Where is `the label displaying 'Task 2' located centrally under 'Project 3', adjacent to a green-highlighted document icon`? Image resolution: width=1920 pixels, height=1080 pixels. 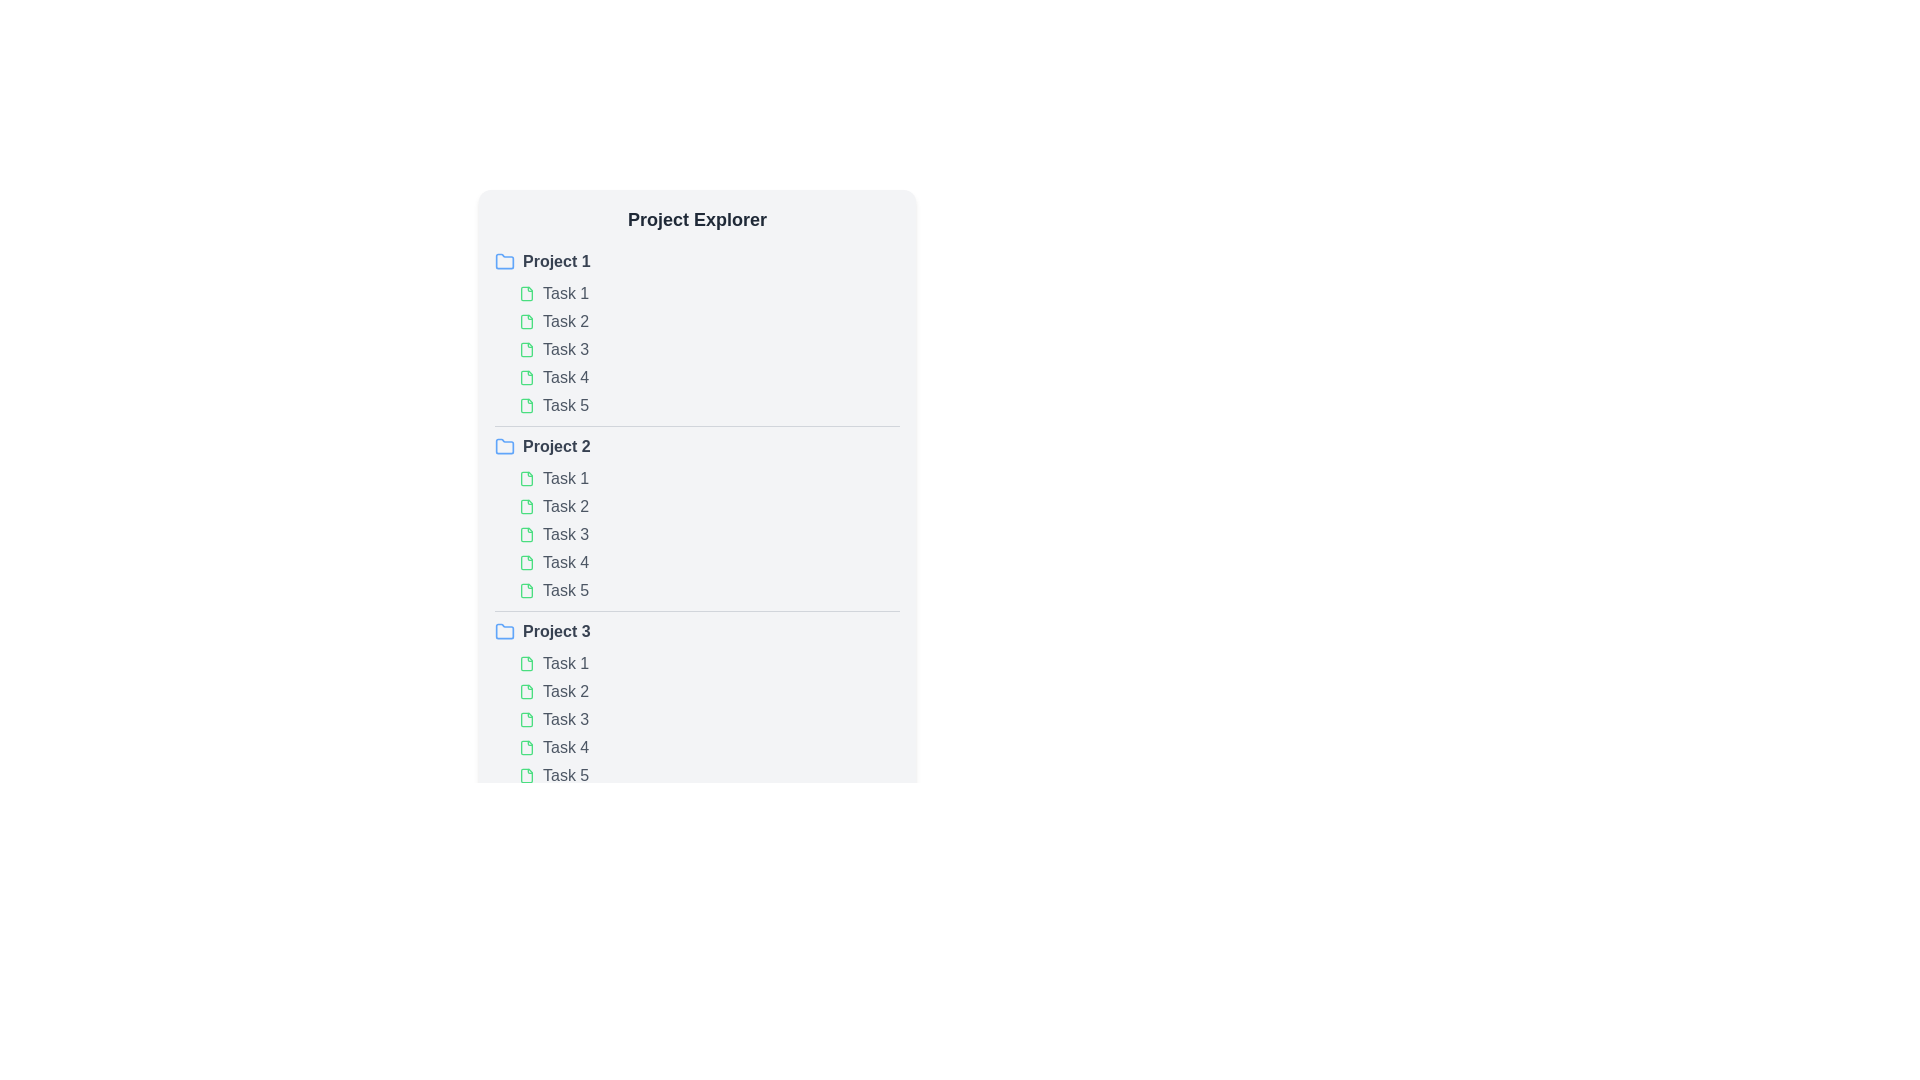 the label displaying 'Task 2' located centrally under 'Project 3', adjacent to a green-highlighted document icon is located at coordinates (565, 690).